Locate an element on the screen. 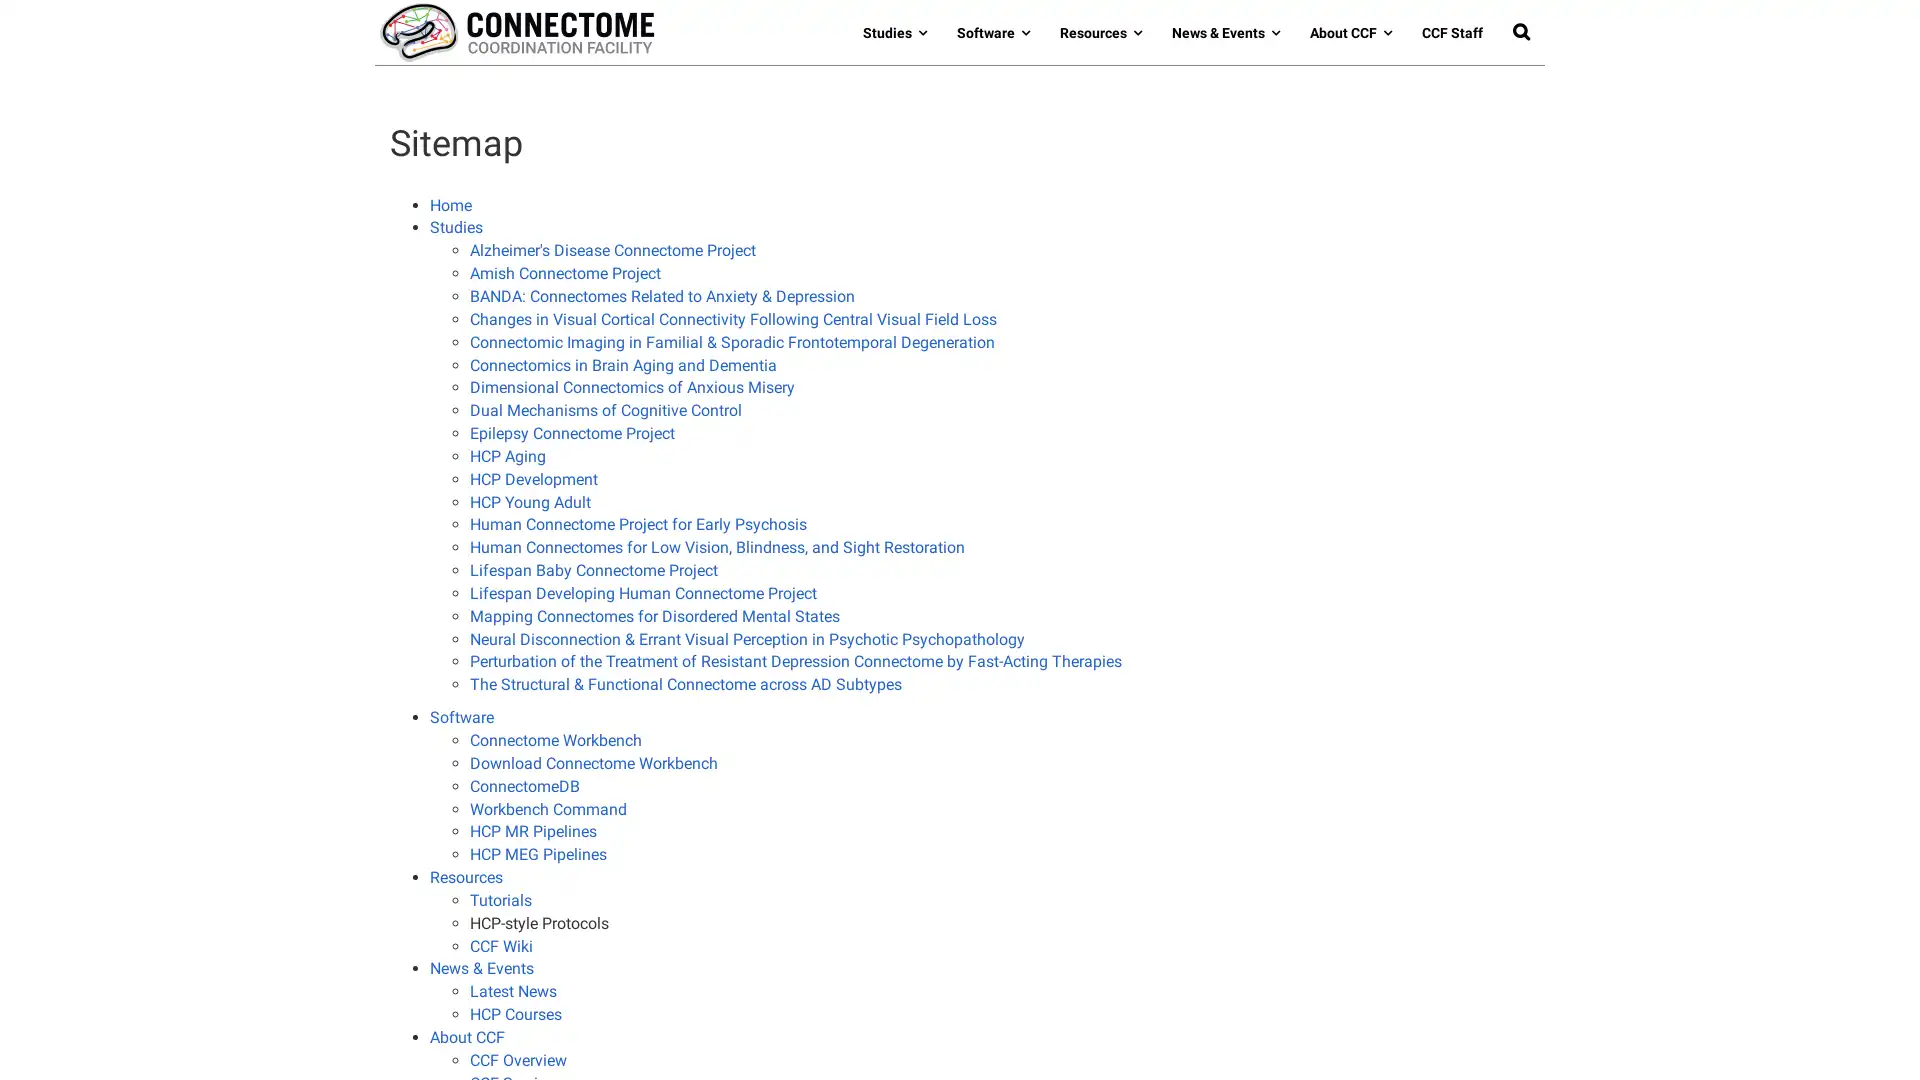  CCF Staff is located at coordinates (1452, 38).